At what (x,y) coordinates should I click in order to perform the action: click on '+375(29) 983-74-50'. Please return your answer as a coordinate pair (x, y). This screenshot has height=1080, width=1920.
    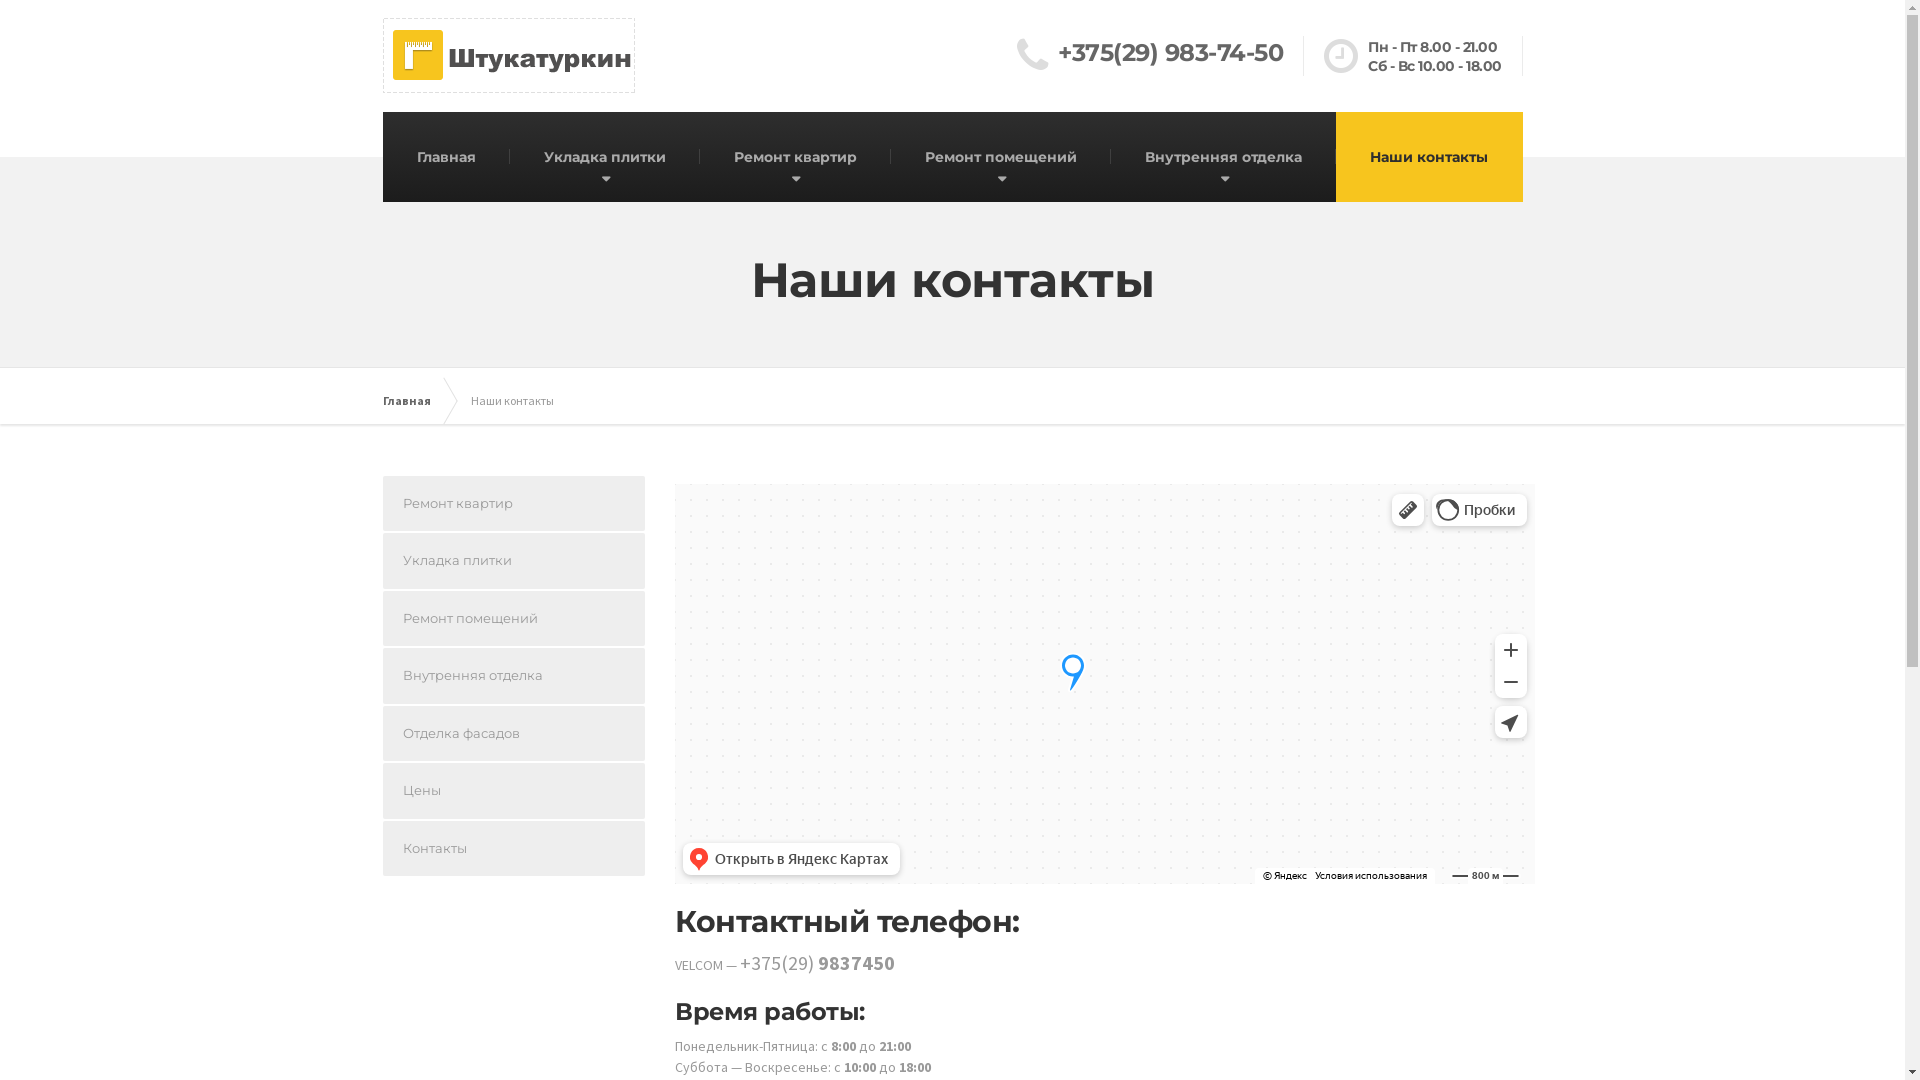
    Looking at the image, I should click on (1160, 55).